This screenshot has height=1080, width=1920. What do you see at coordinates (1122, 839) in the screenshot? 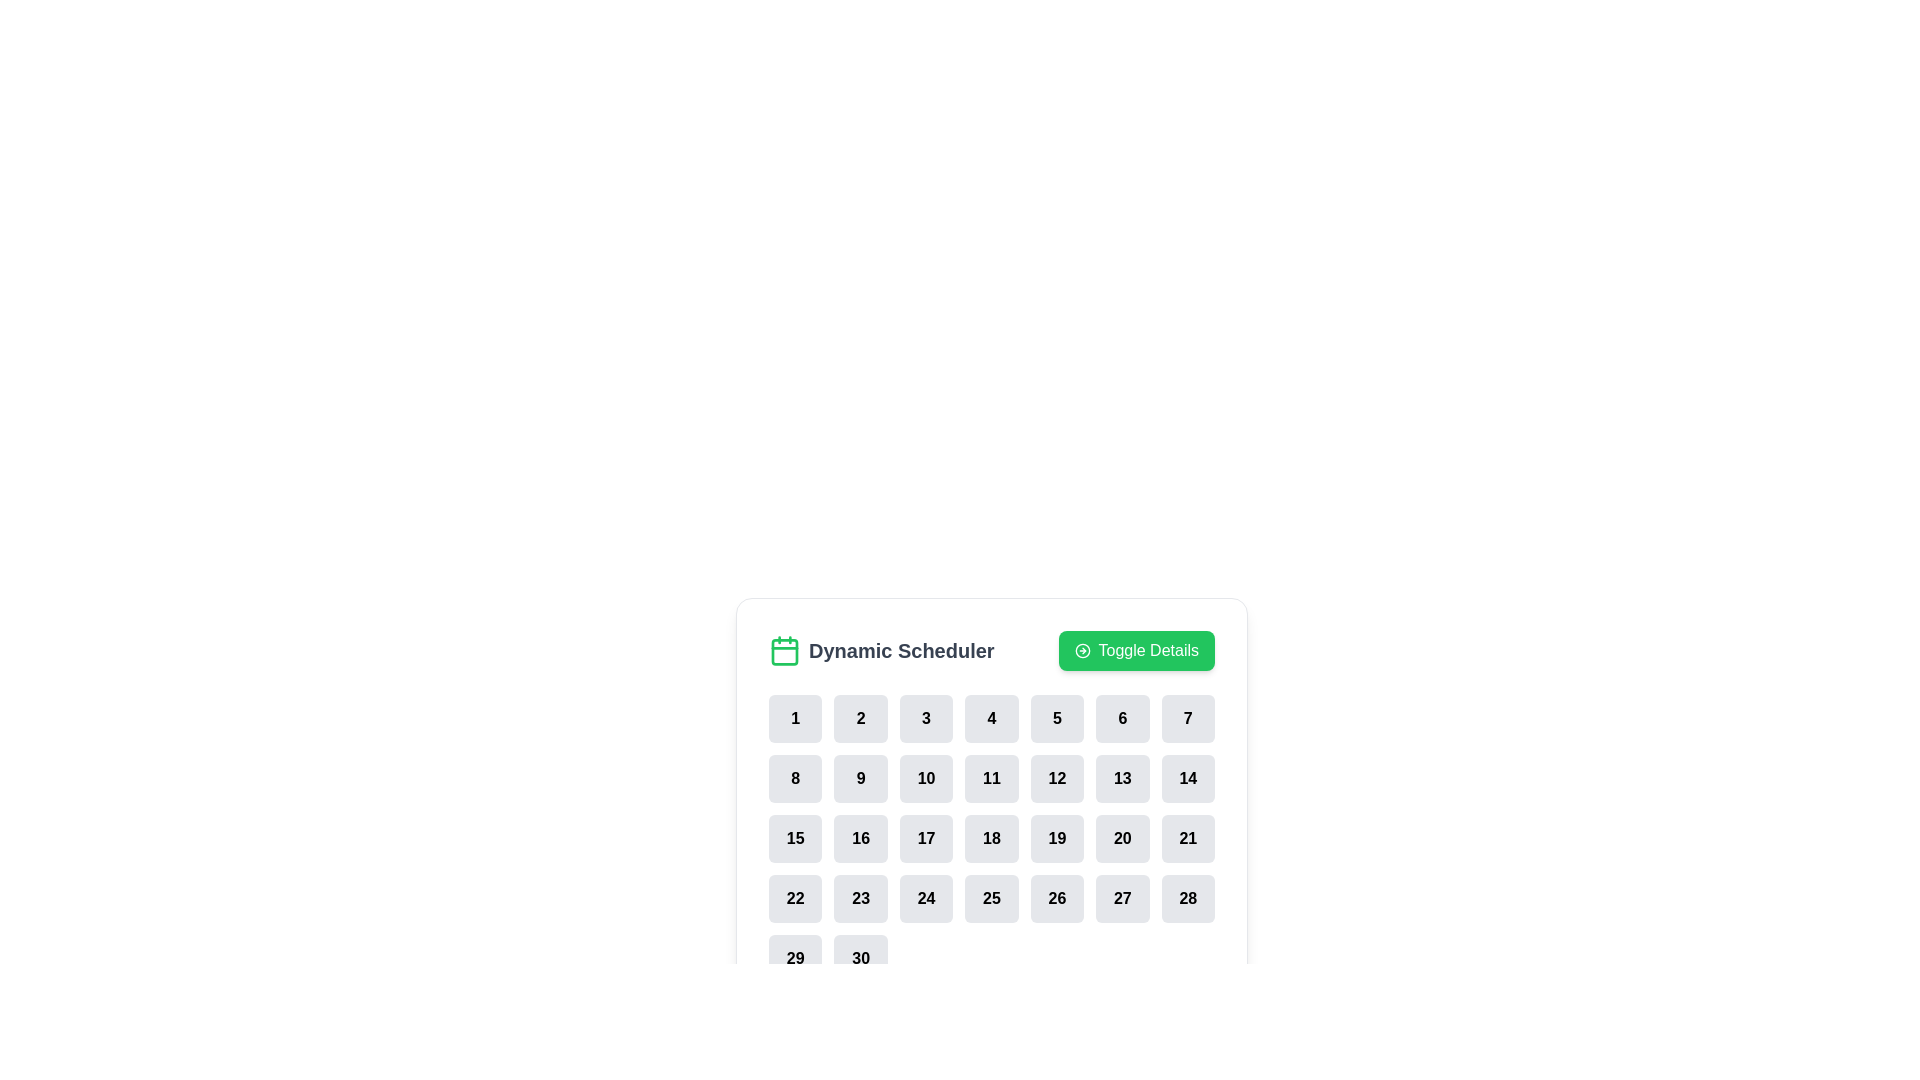
I see `the button representing the day '20' in the calendar grid located below the 'Dynamic Scheduler' header` at bounding box center [1122, 839].